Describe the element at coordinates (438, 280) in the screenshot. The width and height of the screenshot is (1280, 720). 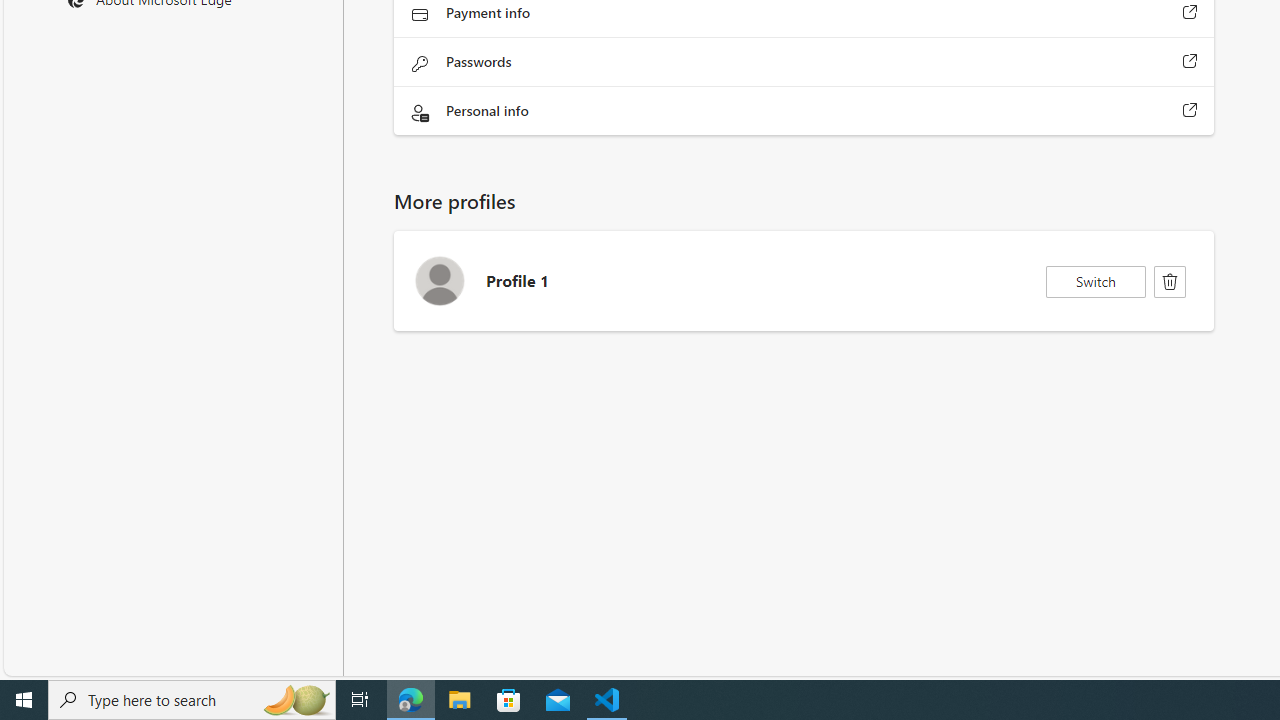
I see `'Profile 1 Avatar icon'` at that location.